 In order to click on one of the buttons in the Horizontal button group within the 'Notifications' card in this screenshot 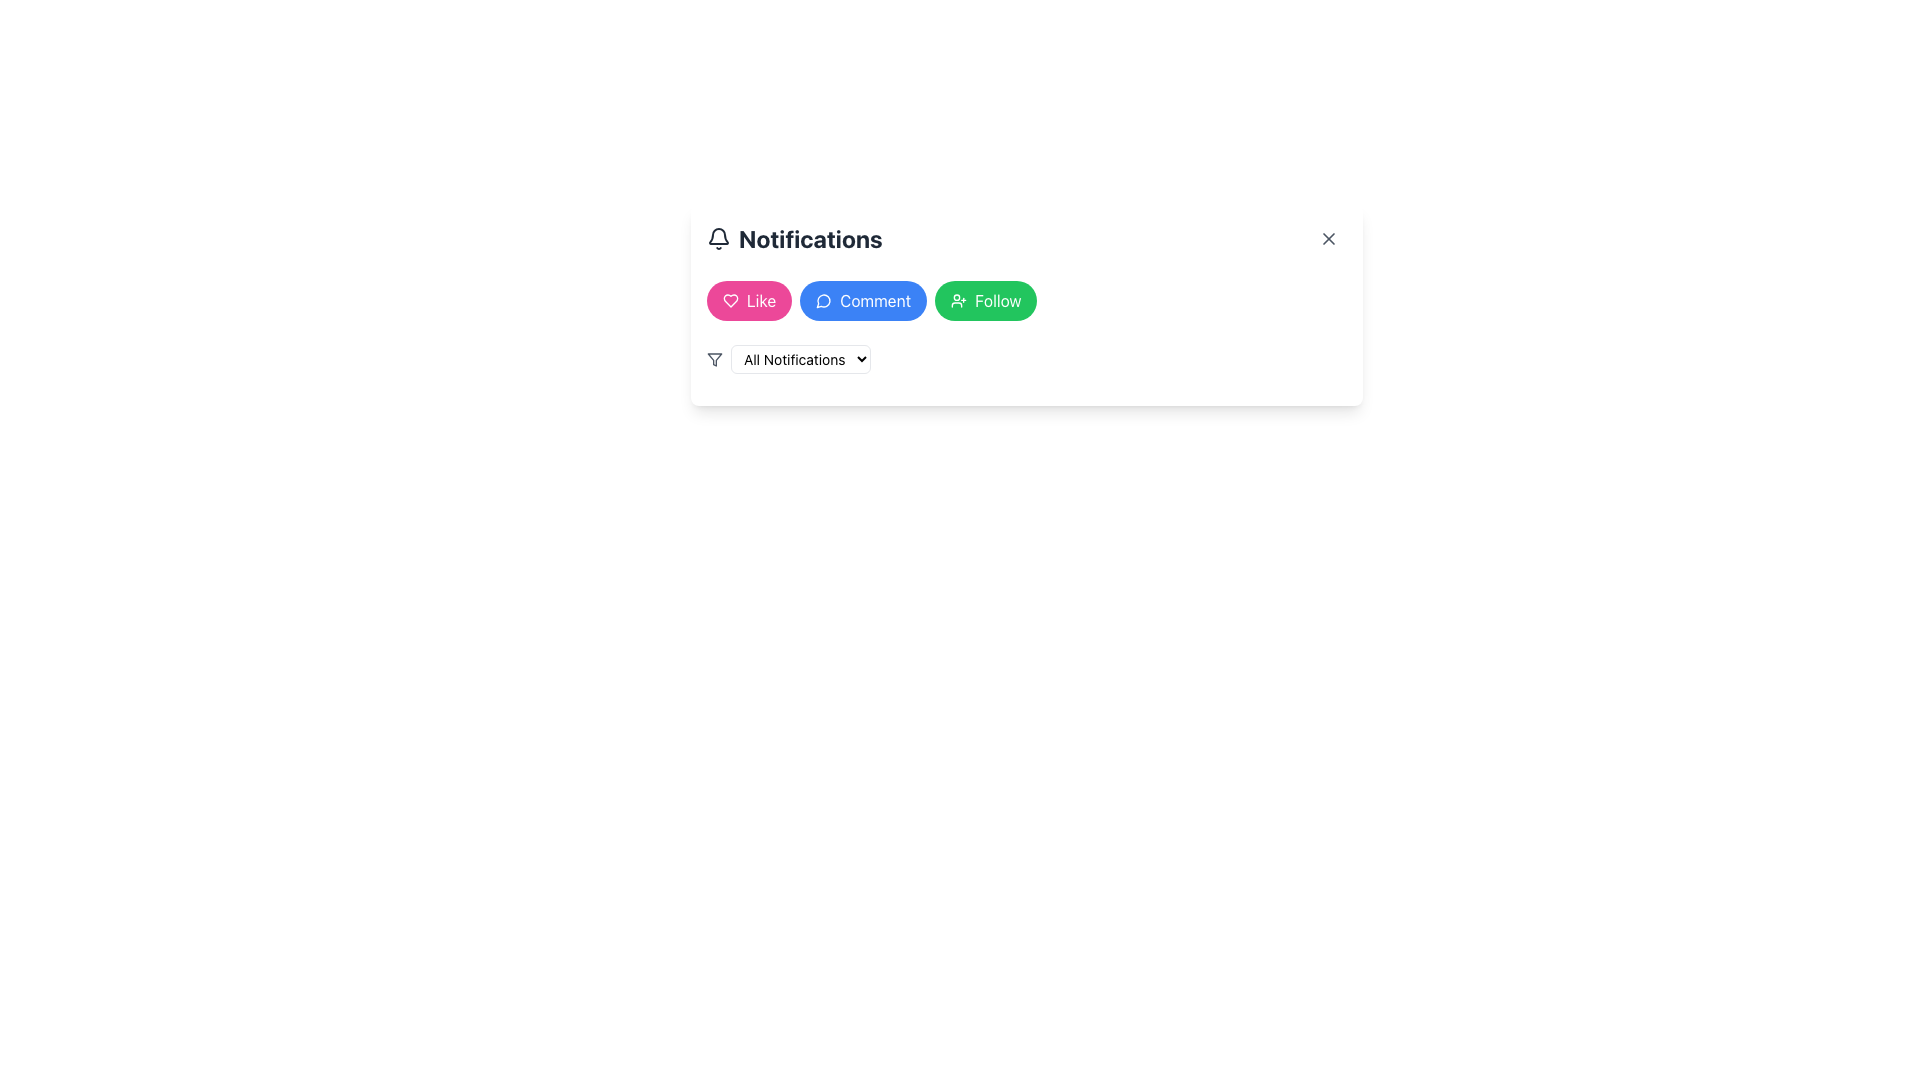, I will do `click(1027, 300)`.